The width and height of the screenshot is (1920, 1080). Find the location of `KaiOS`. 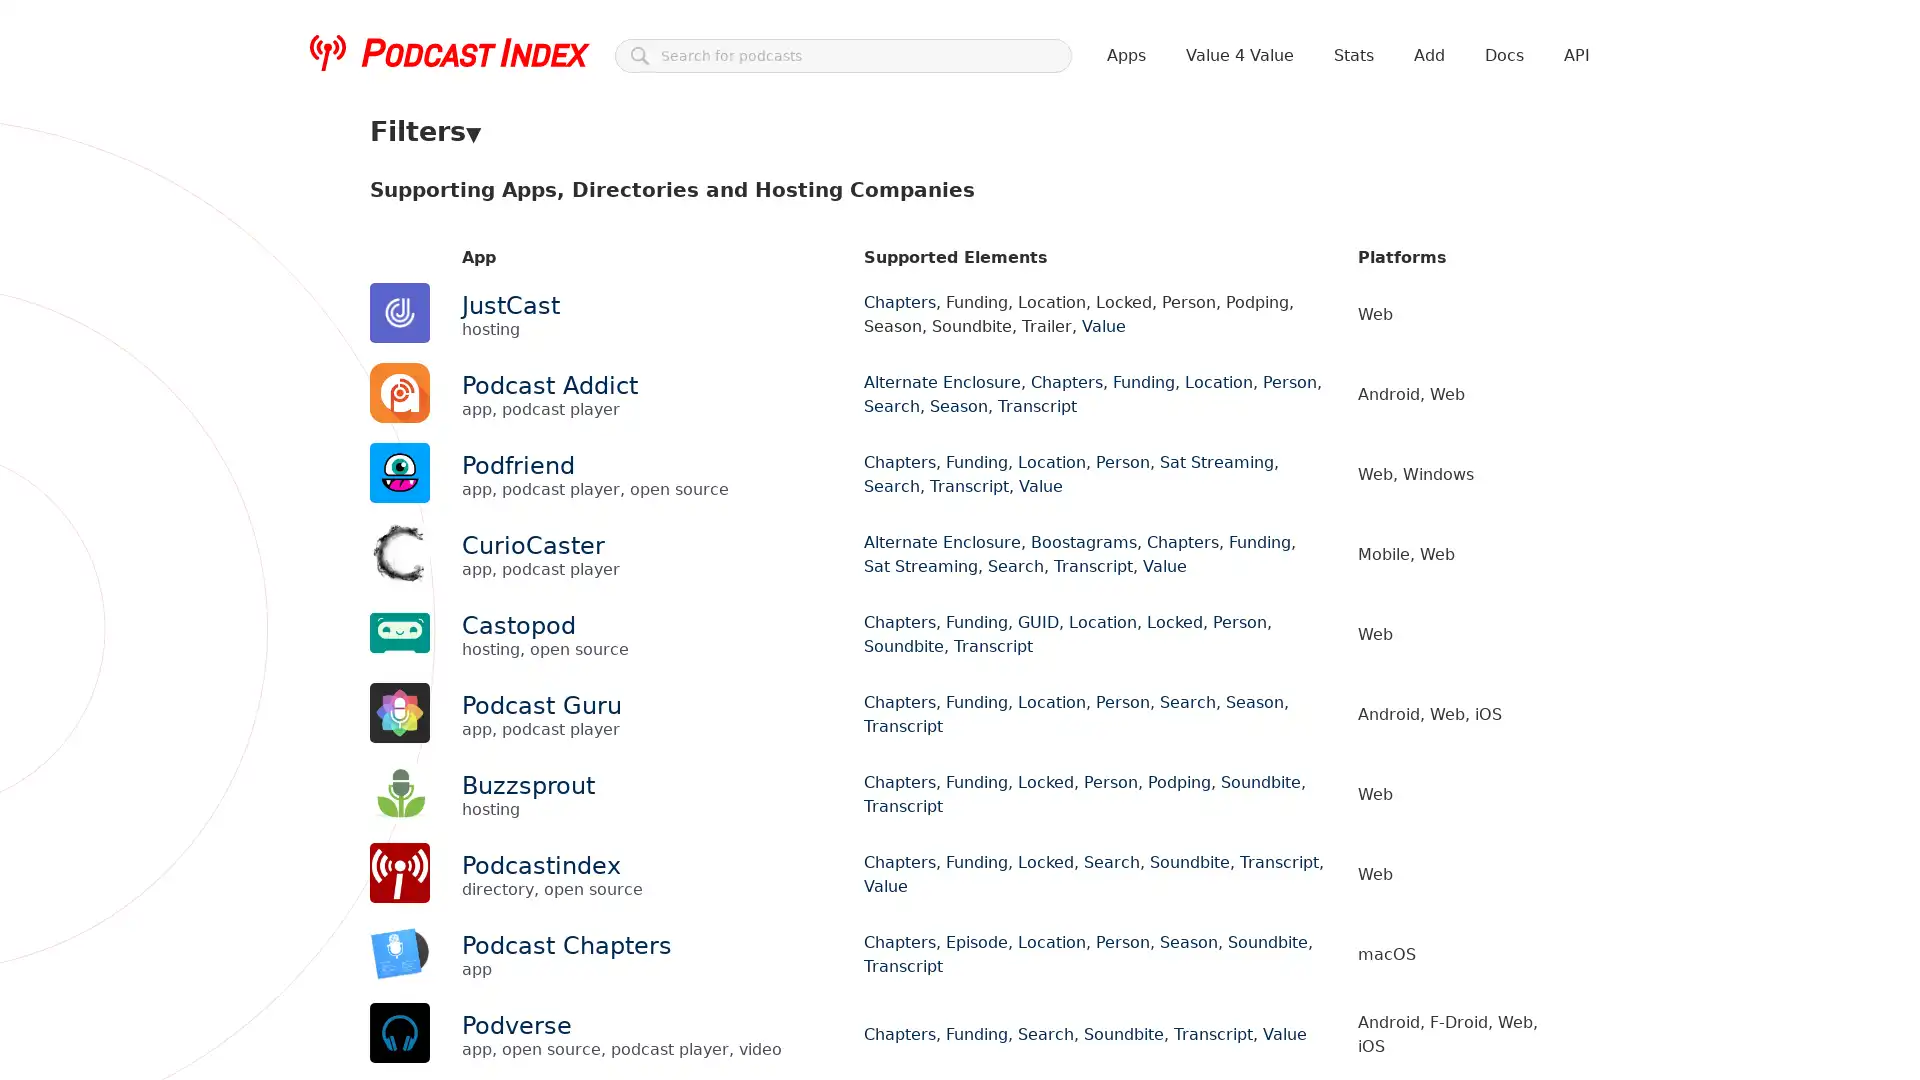

KaiOS is located at coordinates (1114, 410).